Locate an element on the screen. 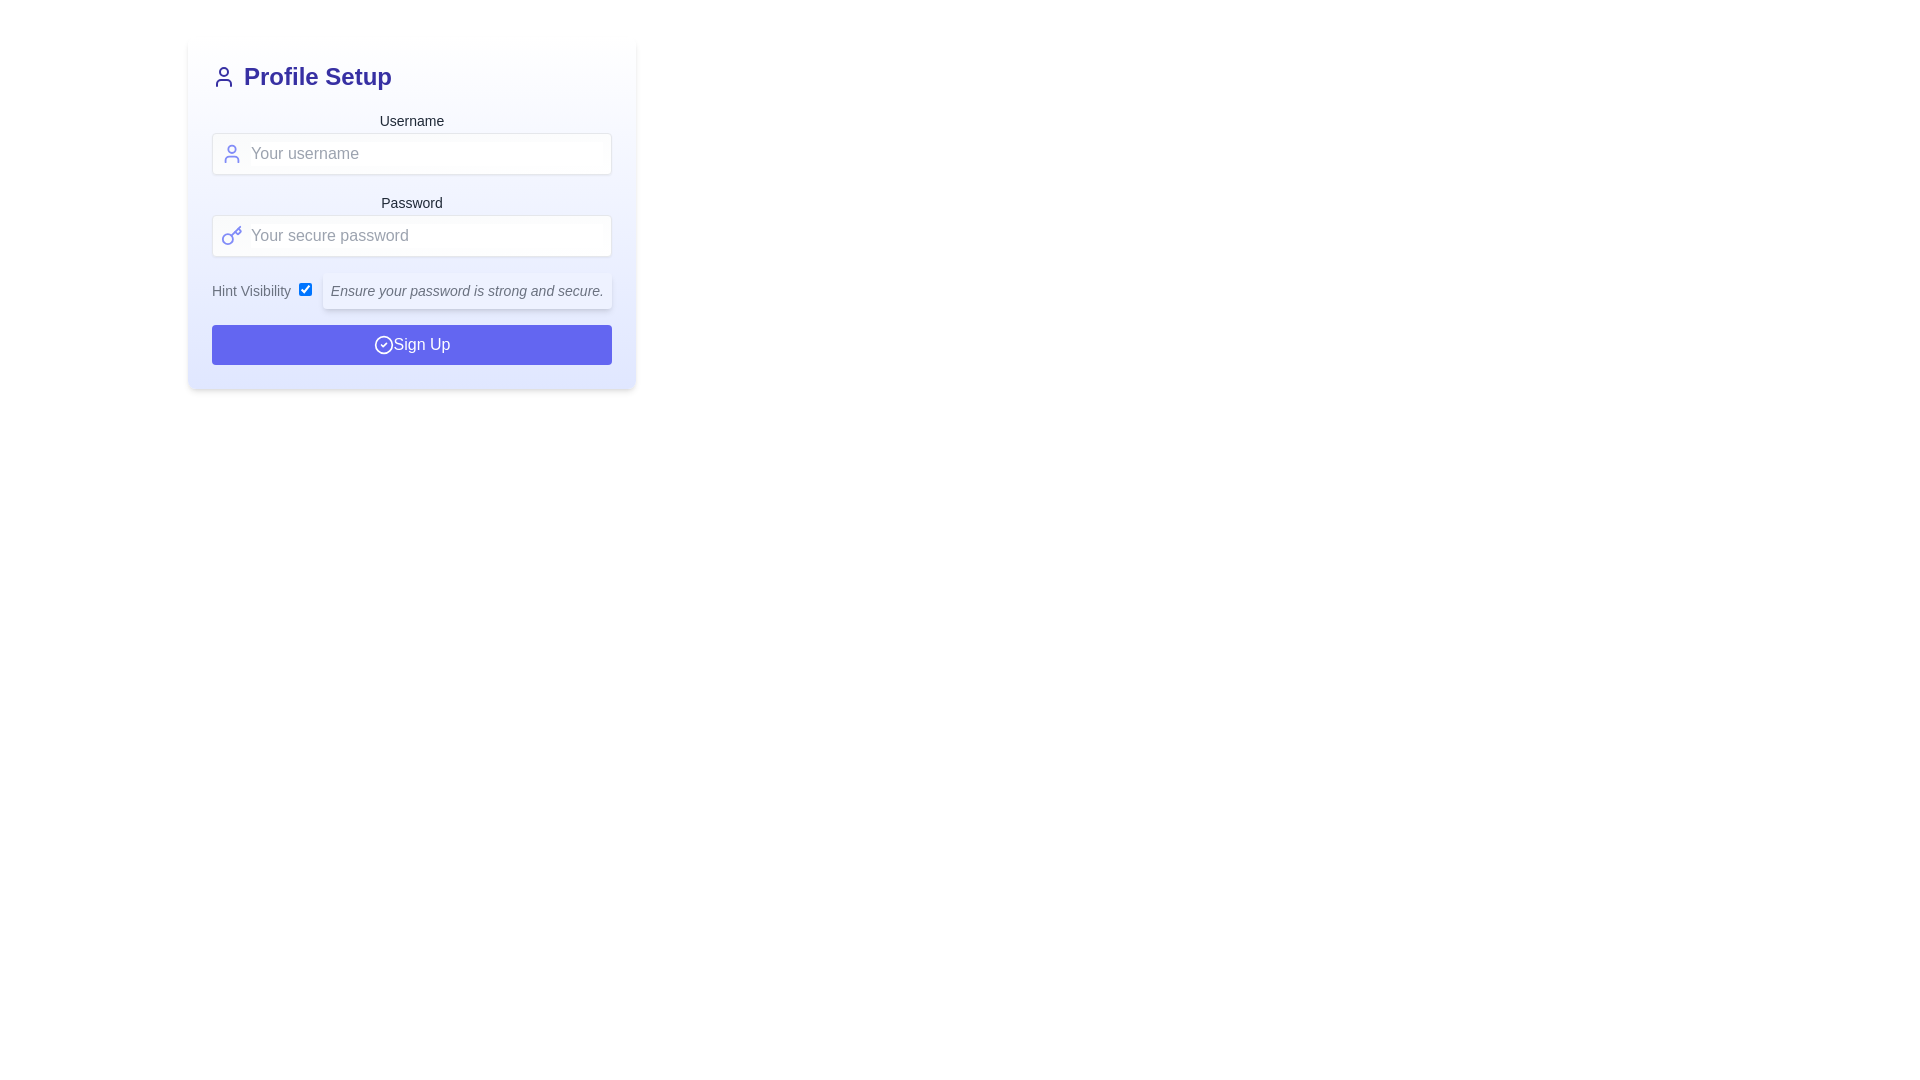  the small circular icon within the SVG graphic that is located to the left of the password input field is located at coordinates (227, 238).